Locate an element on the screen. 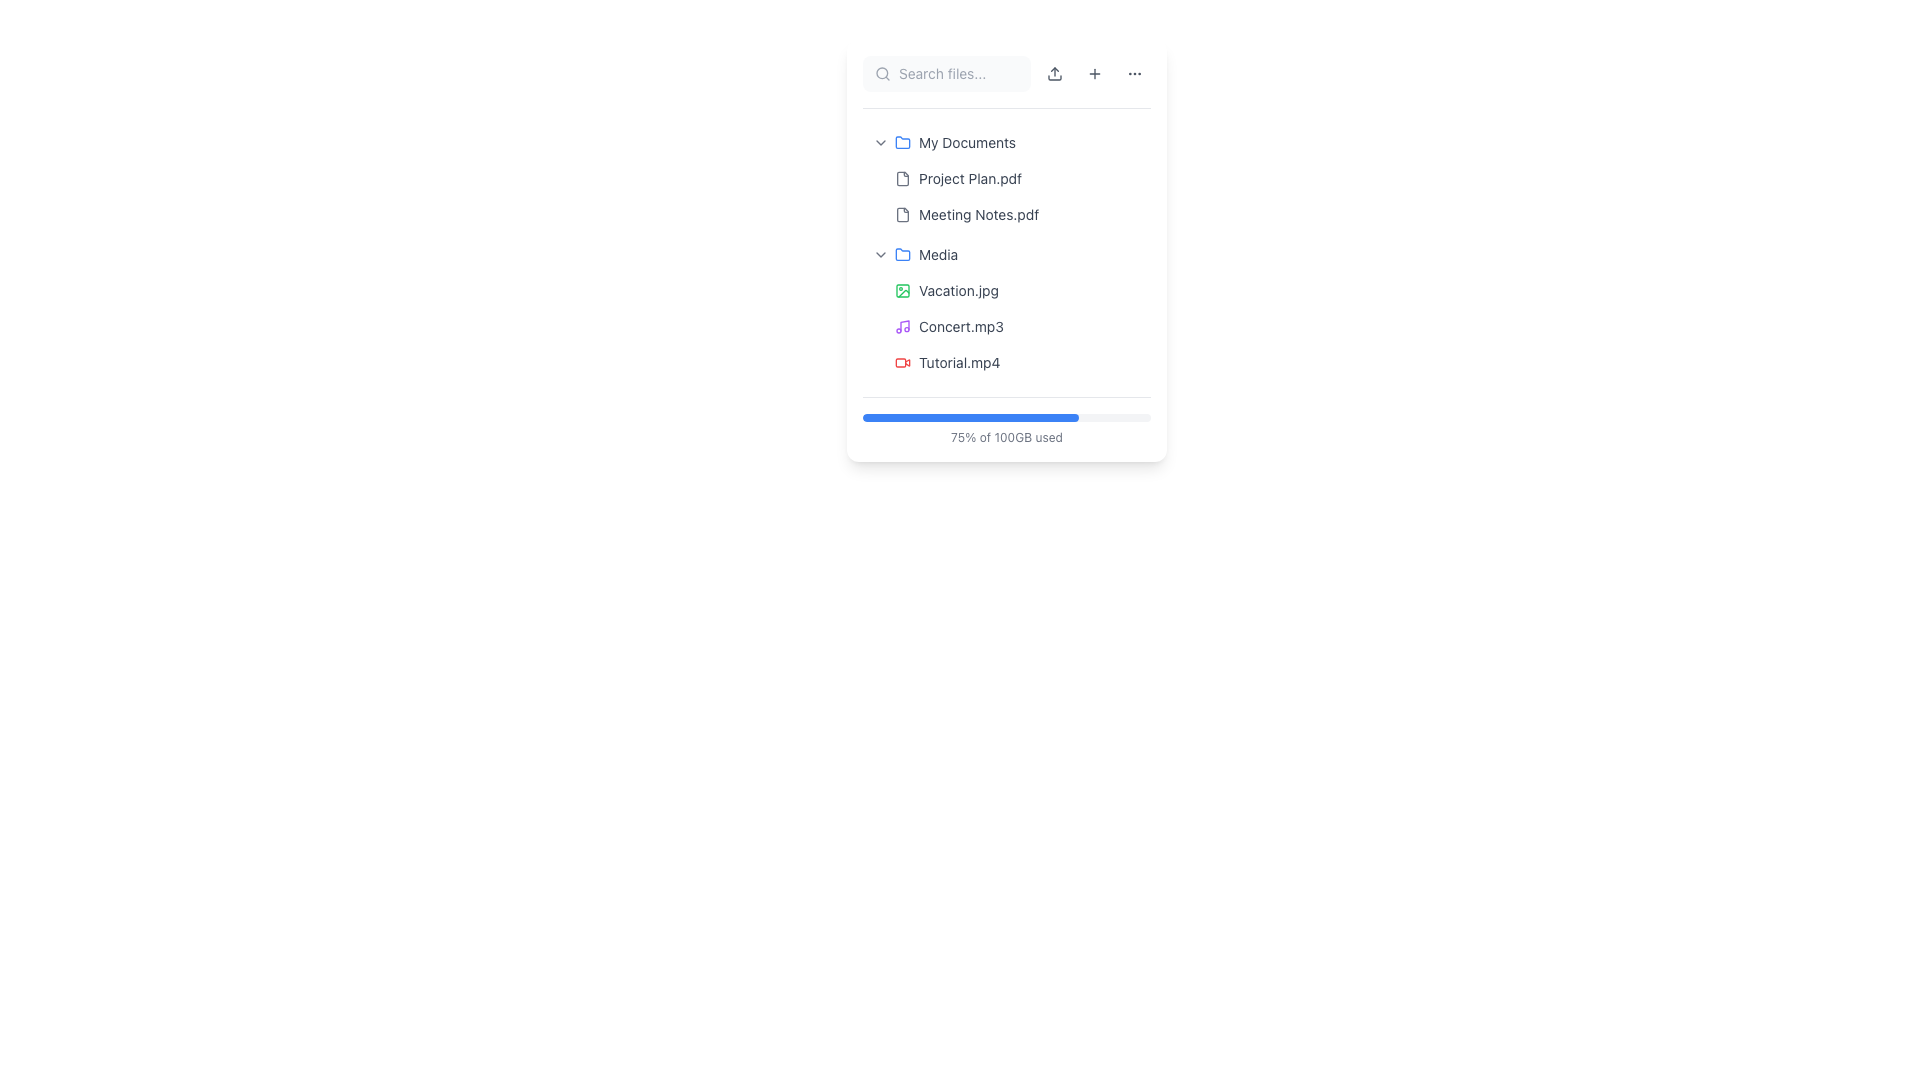 The height and width of the screenshot is (1080, 1920). the search field associated with the graphical circle of the search icon located at the left side of the user interface is located at coordinates (881, 72).